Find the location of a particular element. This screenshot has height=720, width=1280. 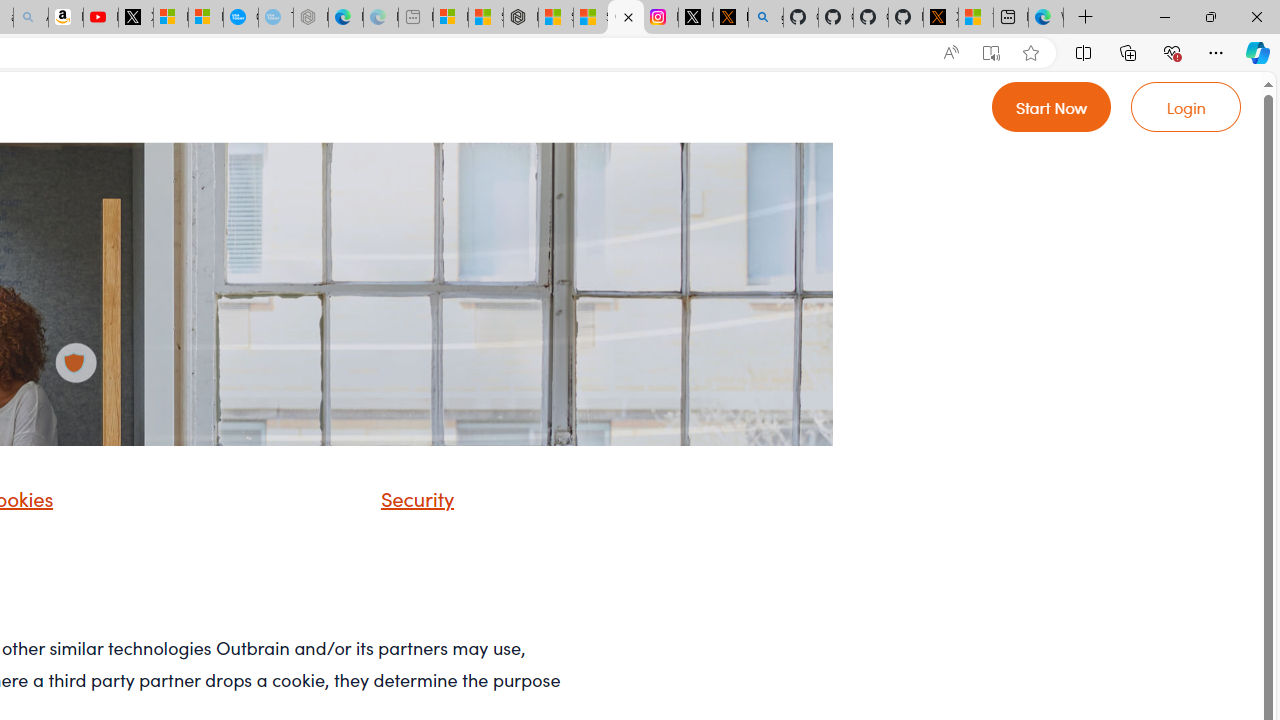

'Nordace - Nordace has arrived Hong Kong - Sleeping' is located at coordinates (310, 17).